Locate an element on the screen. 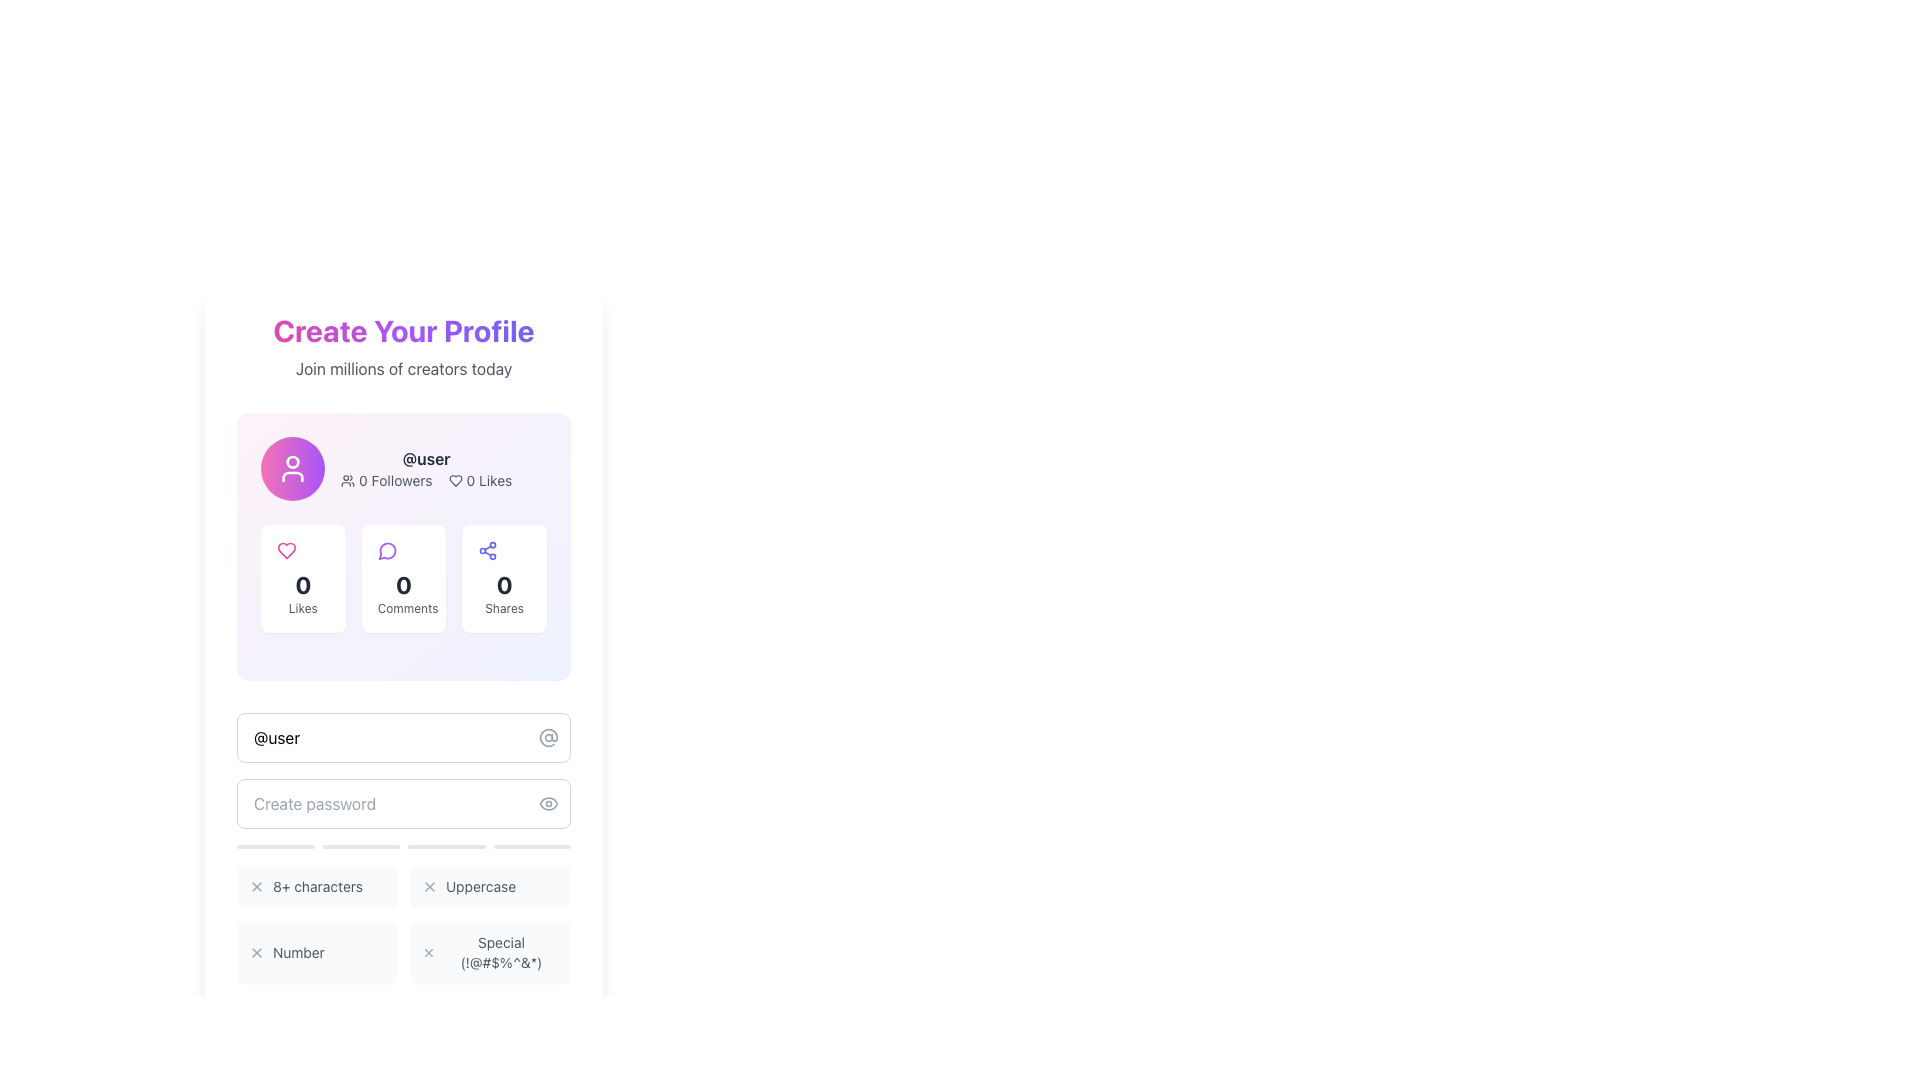 This screenshot has height=1080, width=1920. the share icon located at the top-right corner of the '0 Shares' box, beneath the '@user' section, by clicking on it if it is functional is located at coordinates (488, 551).